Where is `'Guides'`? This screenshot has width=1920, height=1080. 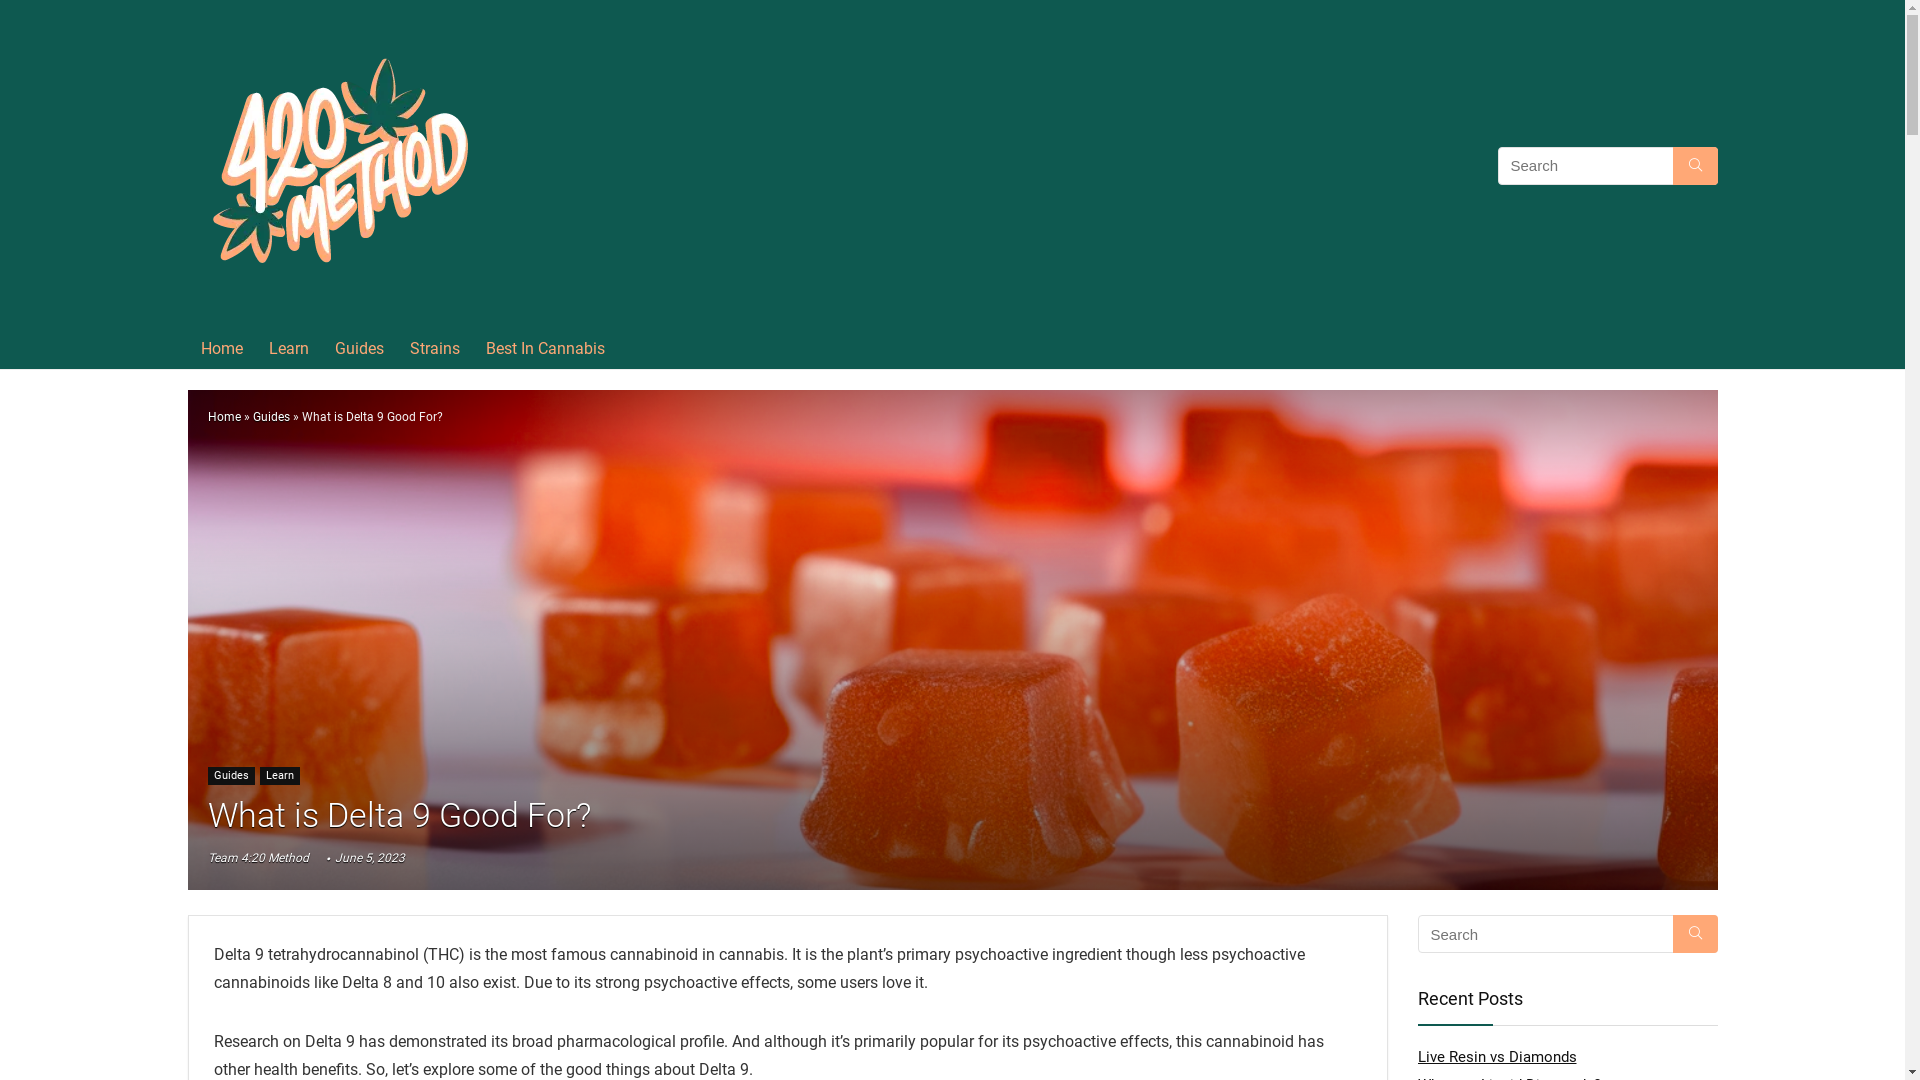
'Guides' is located at coordinates (269, 415).